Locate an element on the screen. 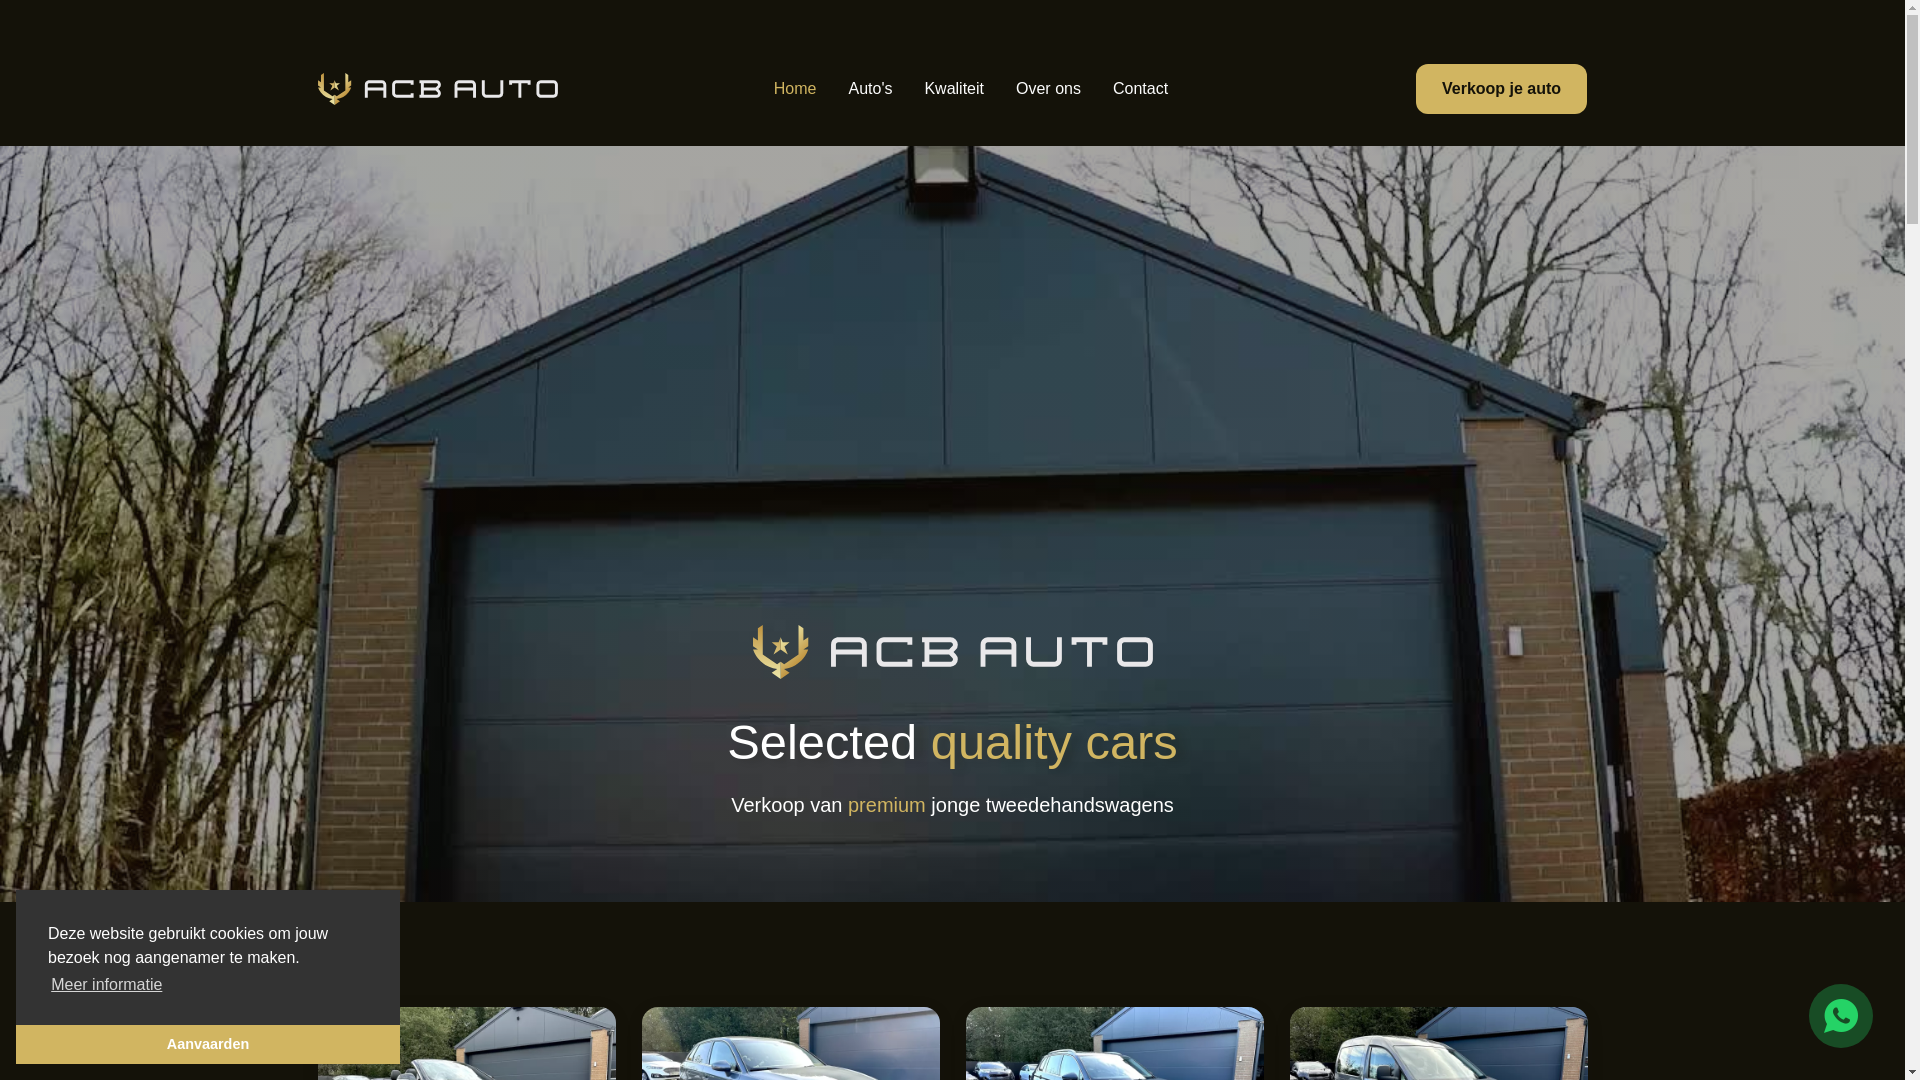 The height and width of the screenshot is (1080, 1920). 'Meer informatie' is located at coordinates (48, 983).